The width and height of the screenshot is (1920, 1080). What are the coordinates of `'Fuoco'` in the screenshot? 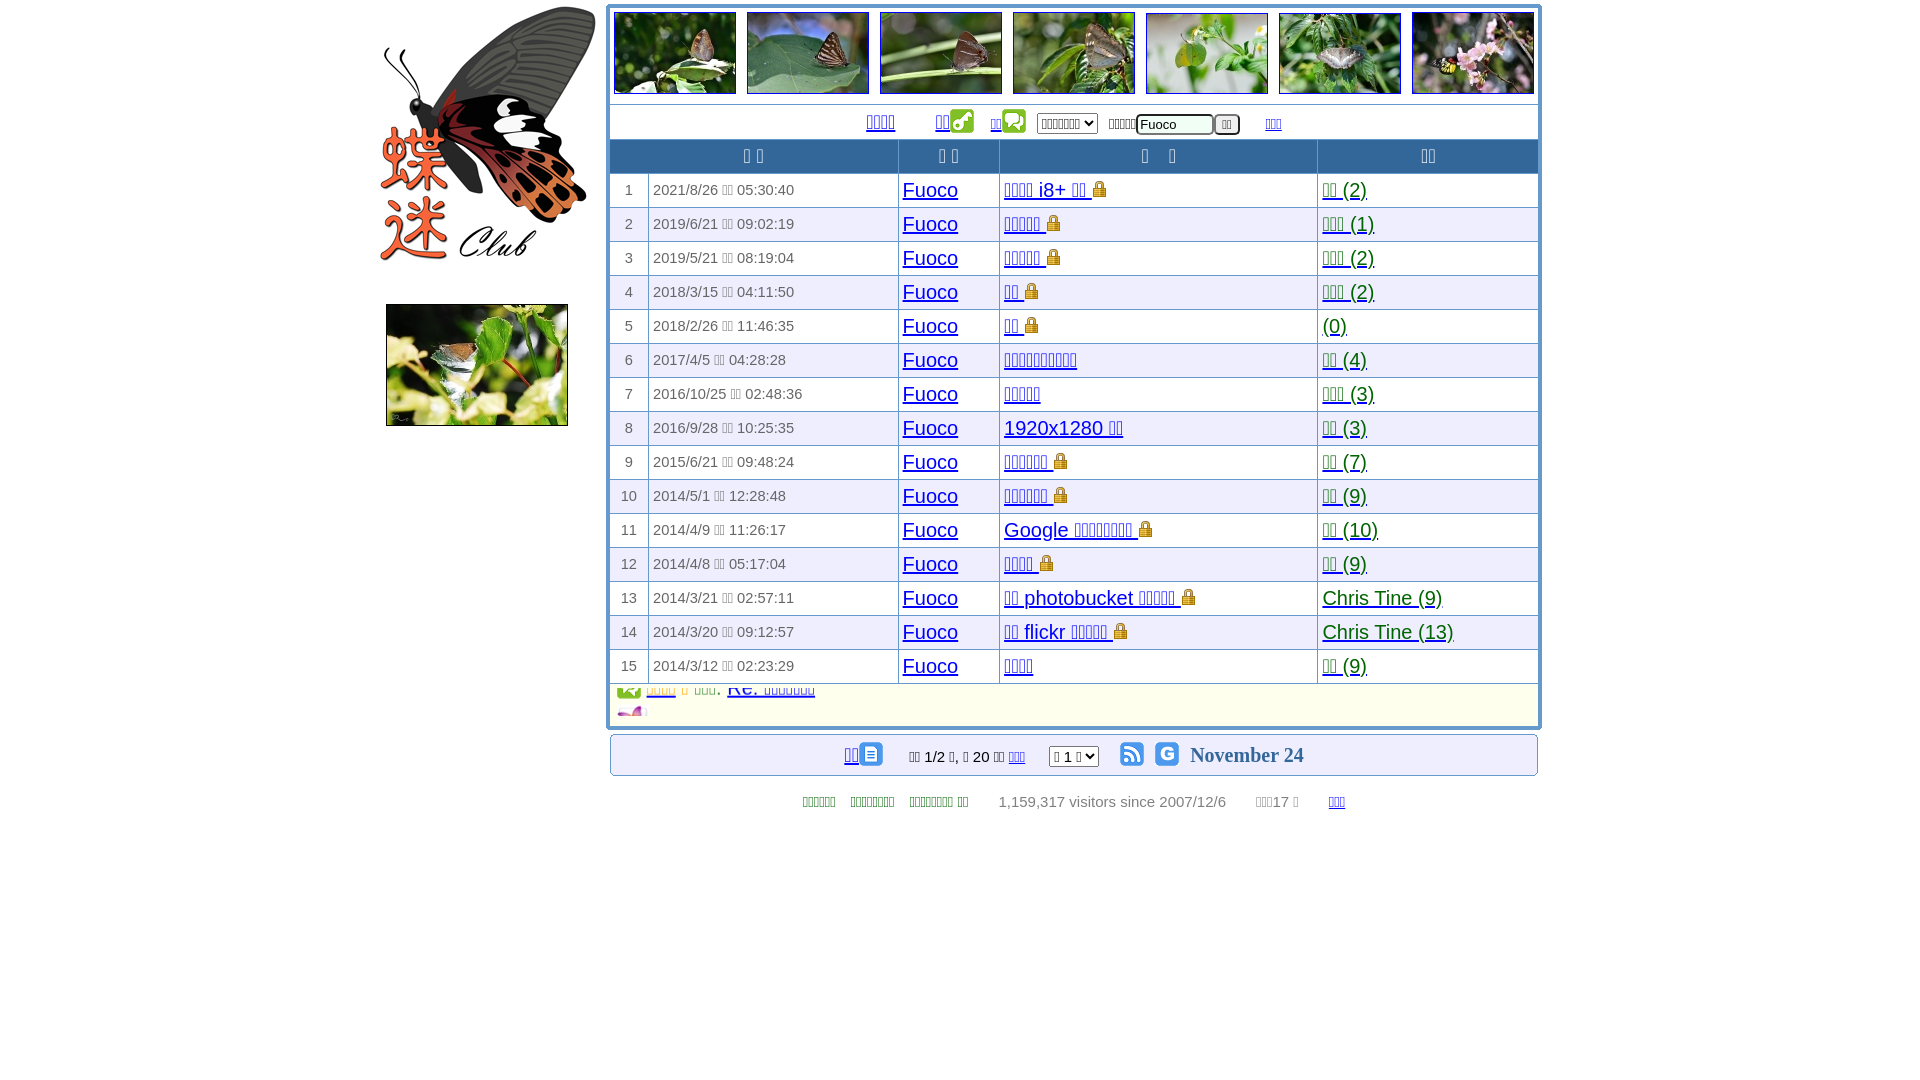 It's located at (901, 528).